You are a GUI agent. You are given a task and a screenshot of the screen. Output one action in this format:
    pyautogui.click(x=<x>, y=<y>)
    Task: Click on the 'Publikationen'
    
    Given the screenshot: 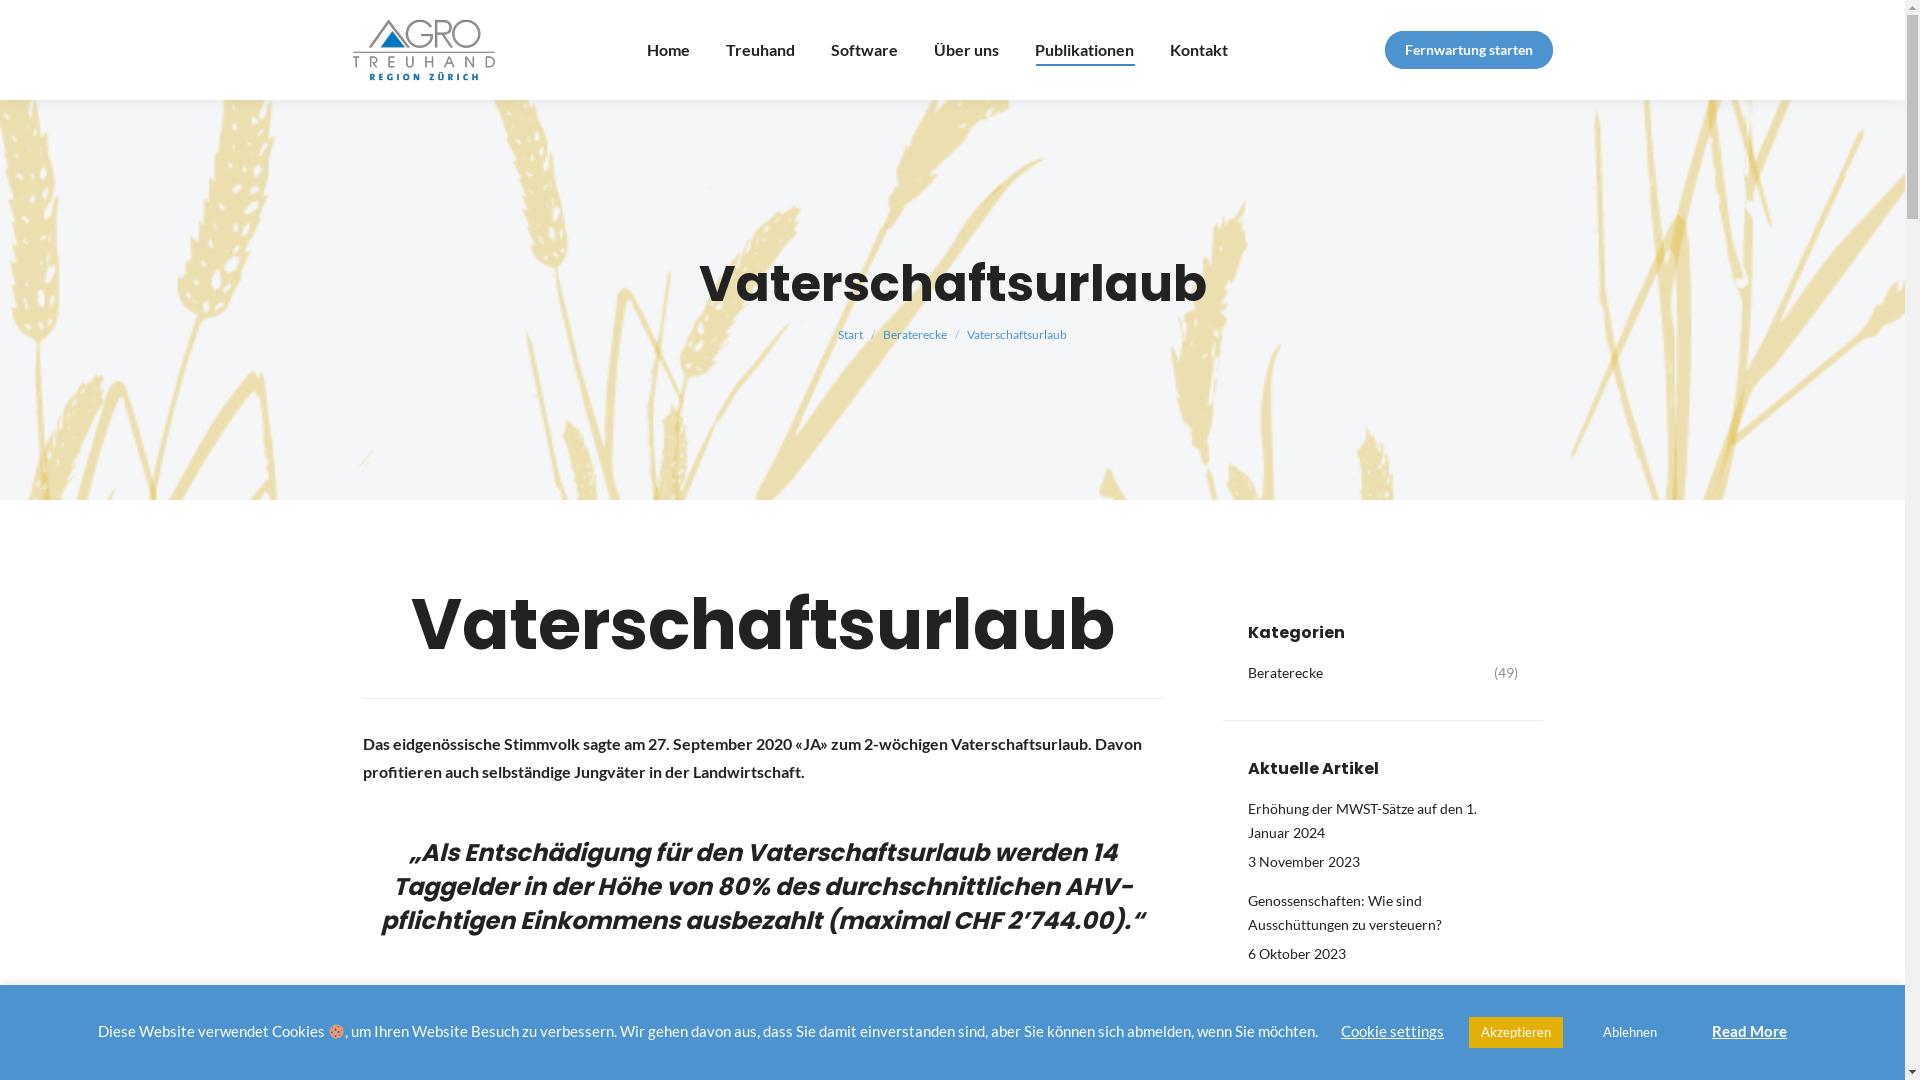 What is the action you would take?
    pyautogui.click(x=1082, y=49)
    